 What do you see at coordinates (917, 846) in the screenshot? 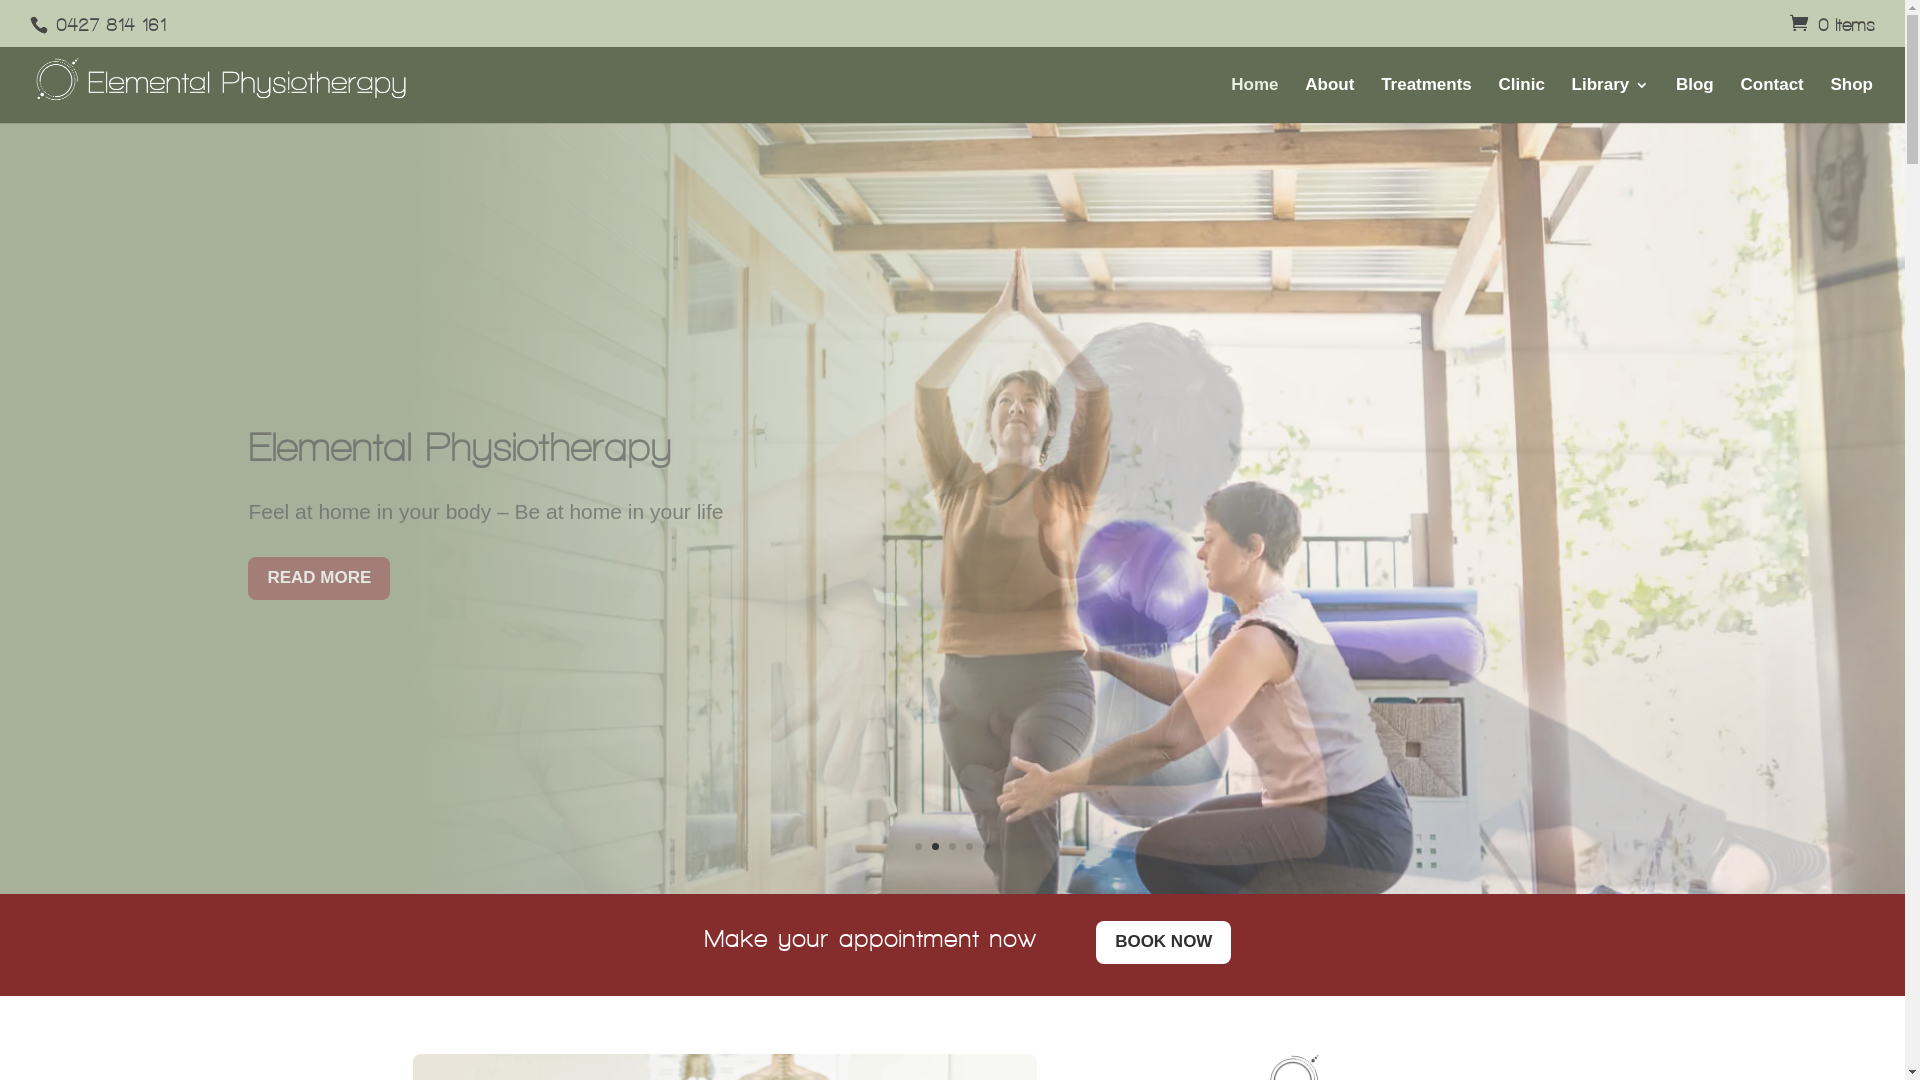
I see `'1'` at bounding box center [917, 846].